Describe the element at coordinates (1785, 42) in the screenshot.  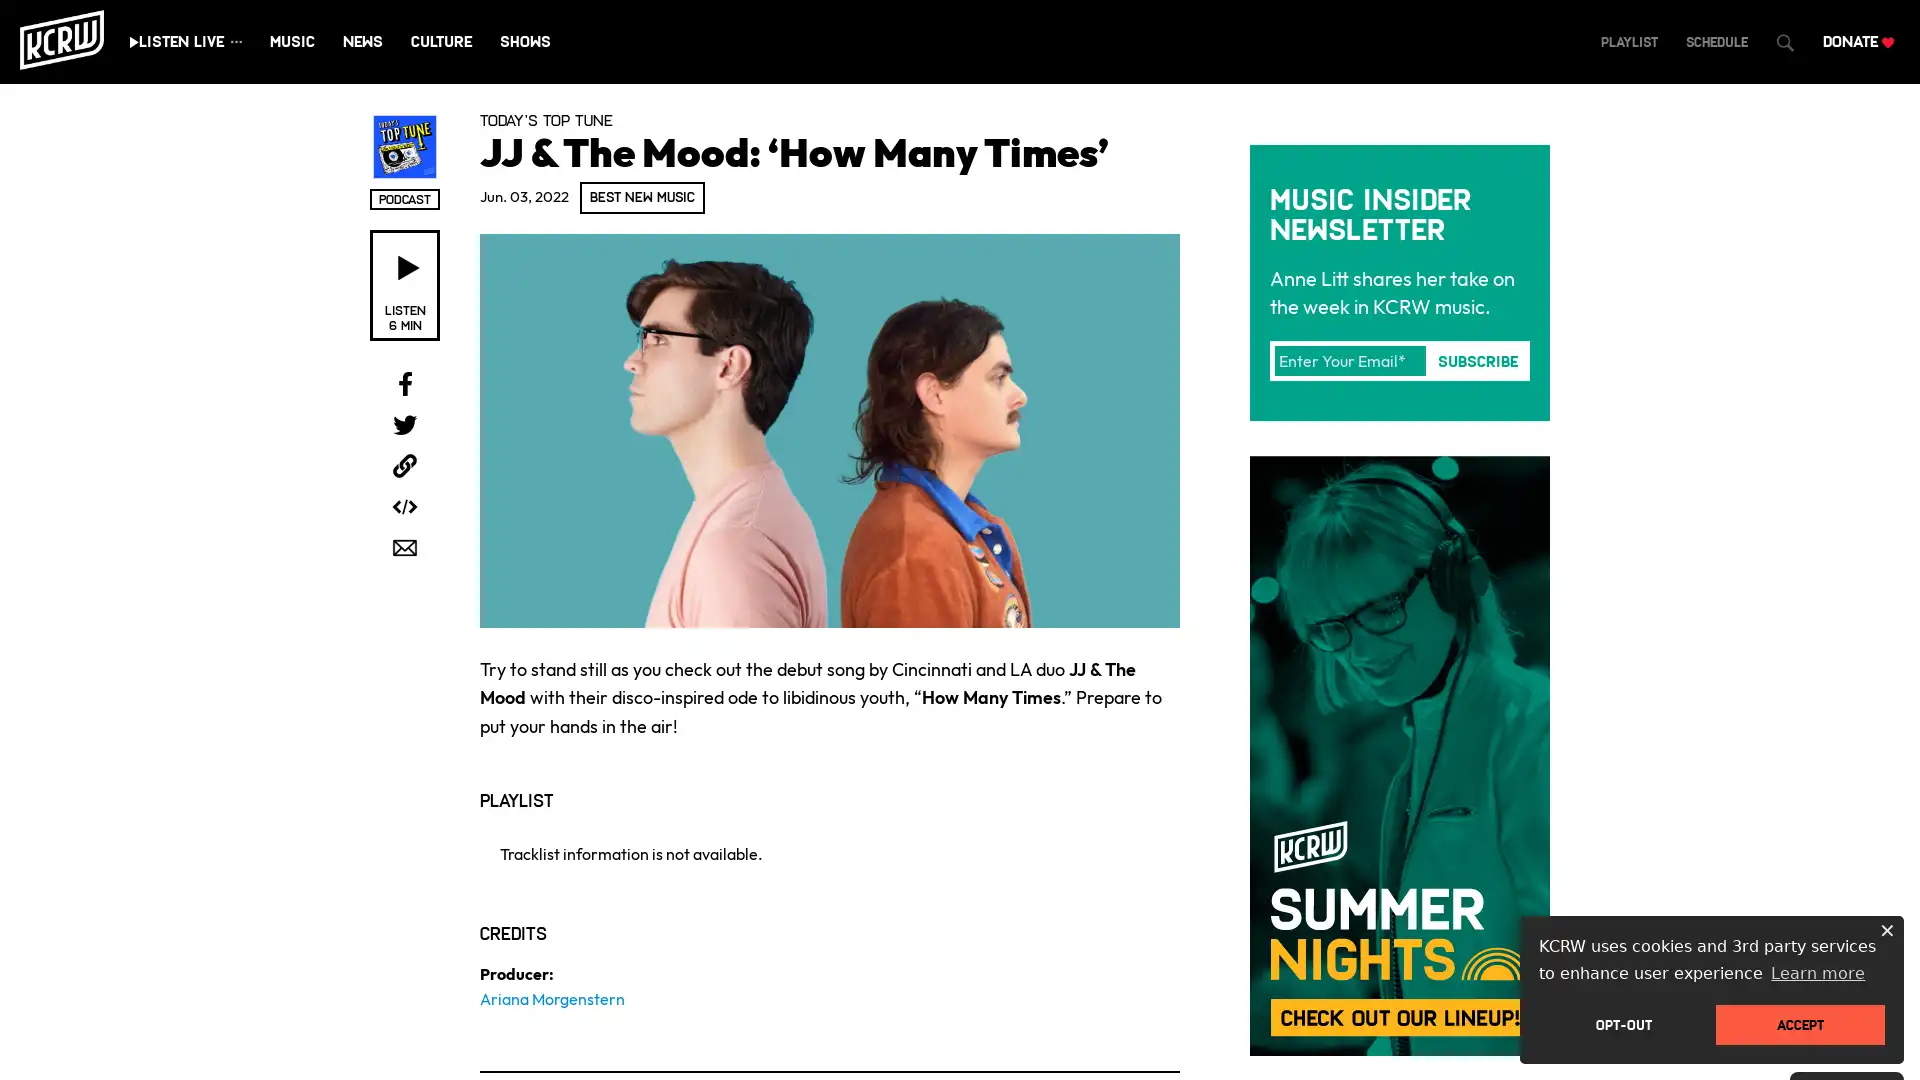
I see `Open Search Dialog` at that location.